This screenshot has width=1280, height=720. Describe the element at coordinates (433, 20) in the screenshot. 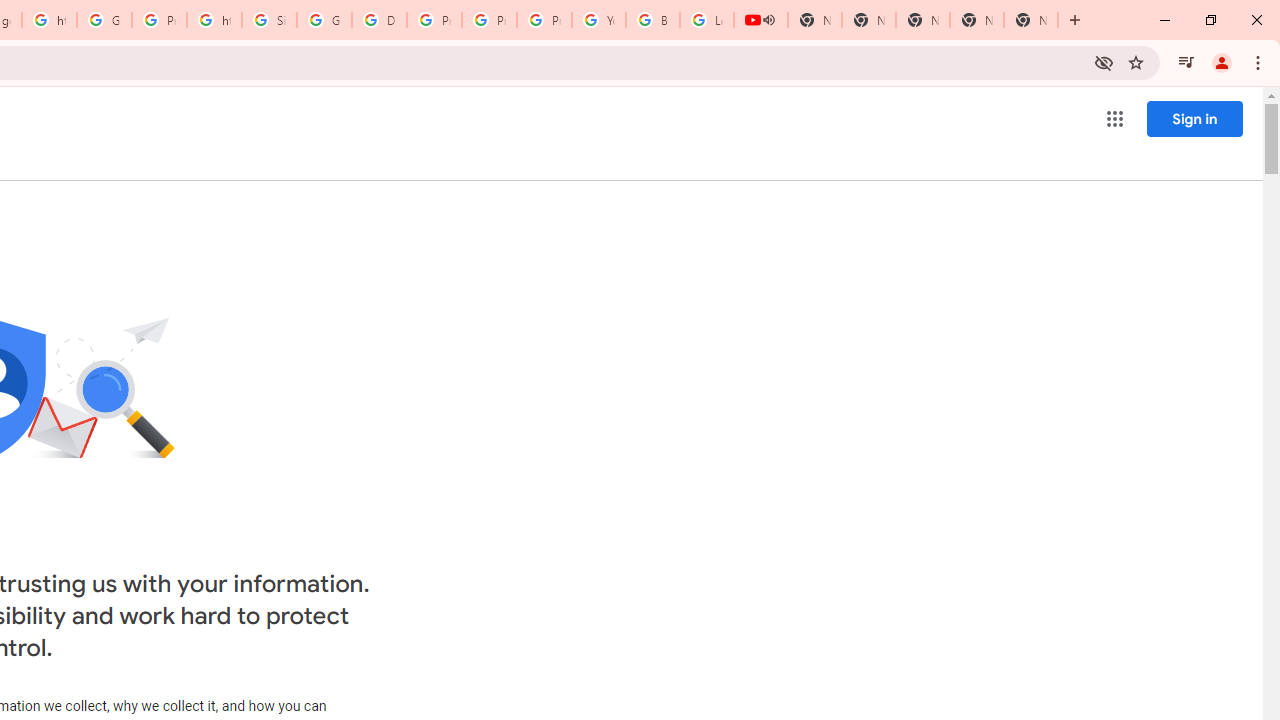

I see `'Privacy Help Center - Policies Help'` at that location.